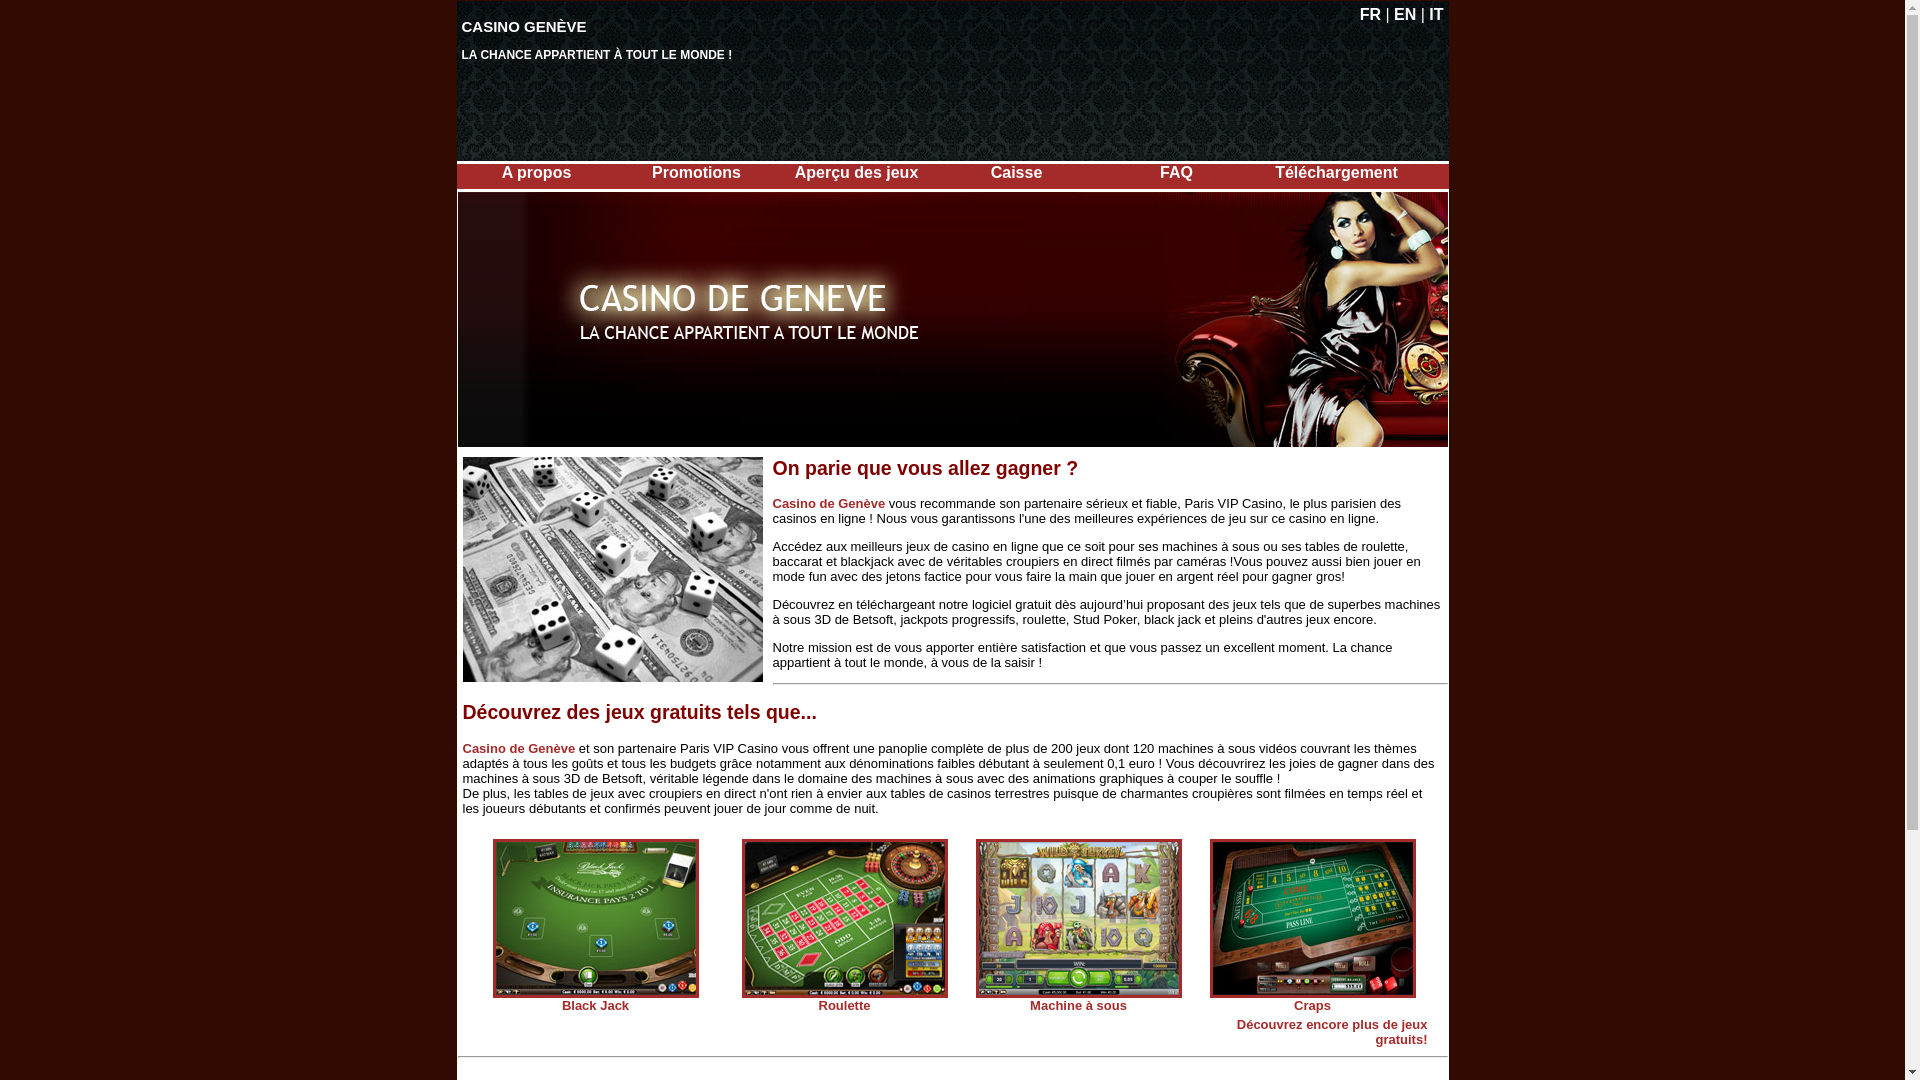  What do you see at coordinates (1176, 171) in the screenshot?
I see `'FAQ'` at bounding box center [1176, 171].